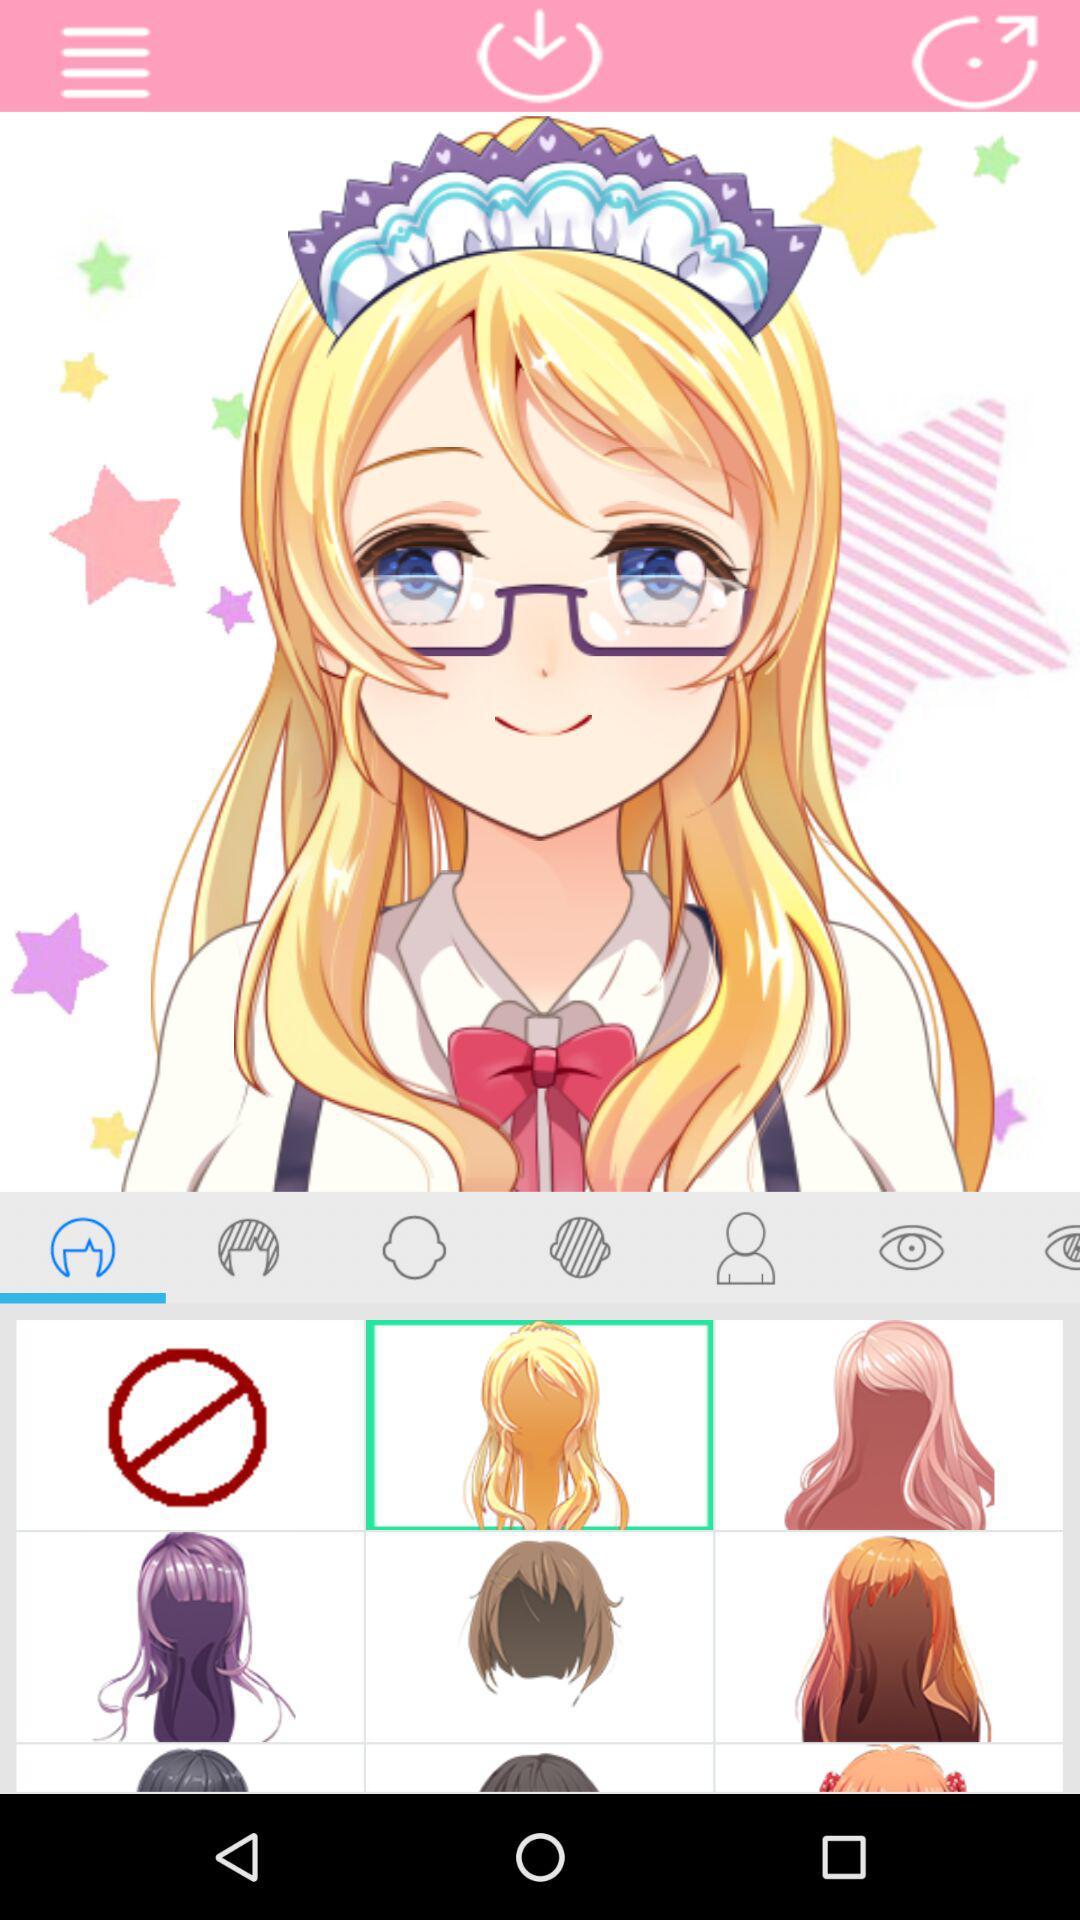 The width and height of the screenshot is (1080, 1920). Describe the element at coordinates (888, 1768) in the screenshot. I see `the image which has white hair` at that location.